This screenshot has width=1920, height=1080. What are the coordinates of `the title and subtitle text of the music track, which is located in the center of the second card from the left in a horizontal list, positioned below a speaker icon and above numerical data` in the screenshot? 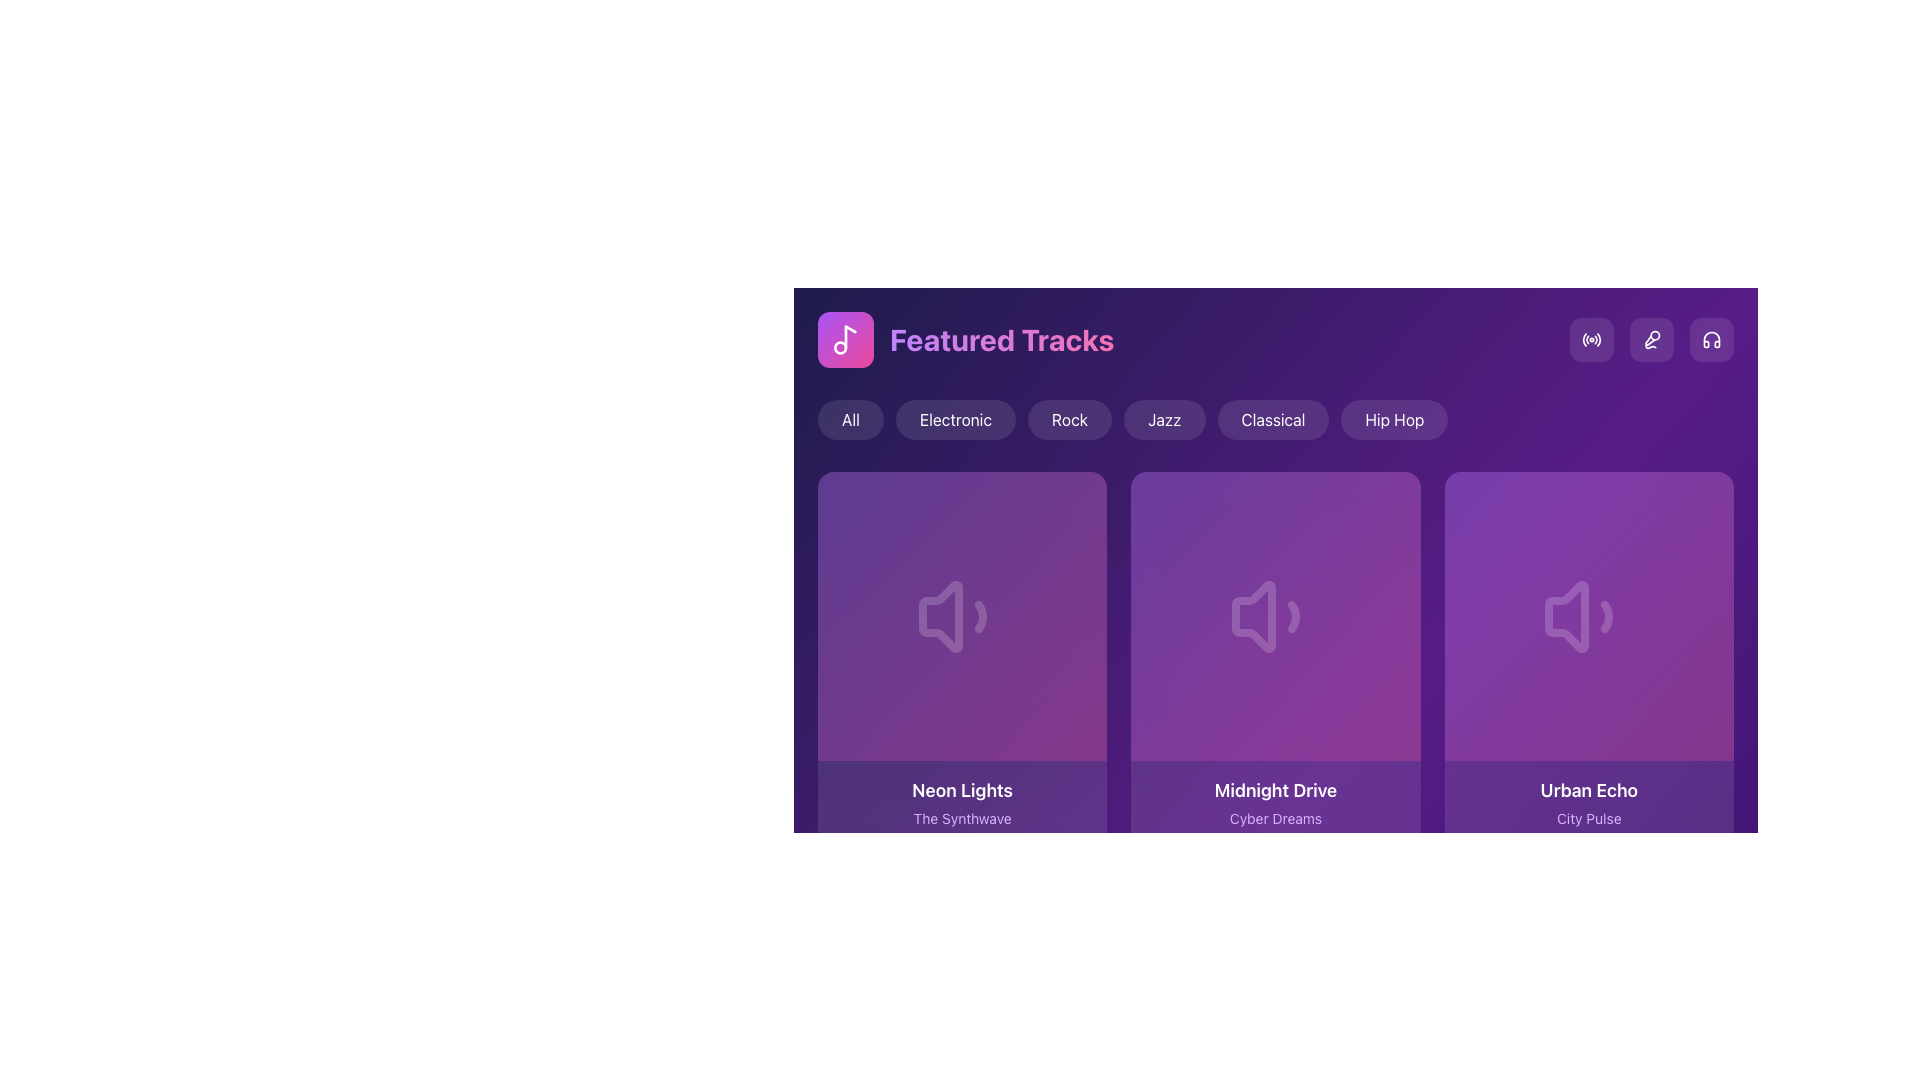 It's located at (1275, 802).